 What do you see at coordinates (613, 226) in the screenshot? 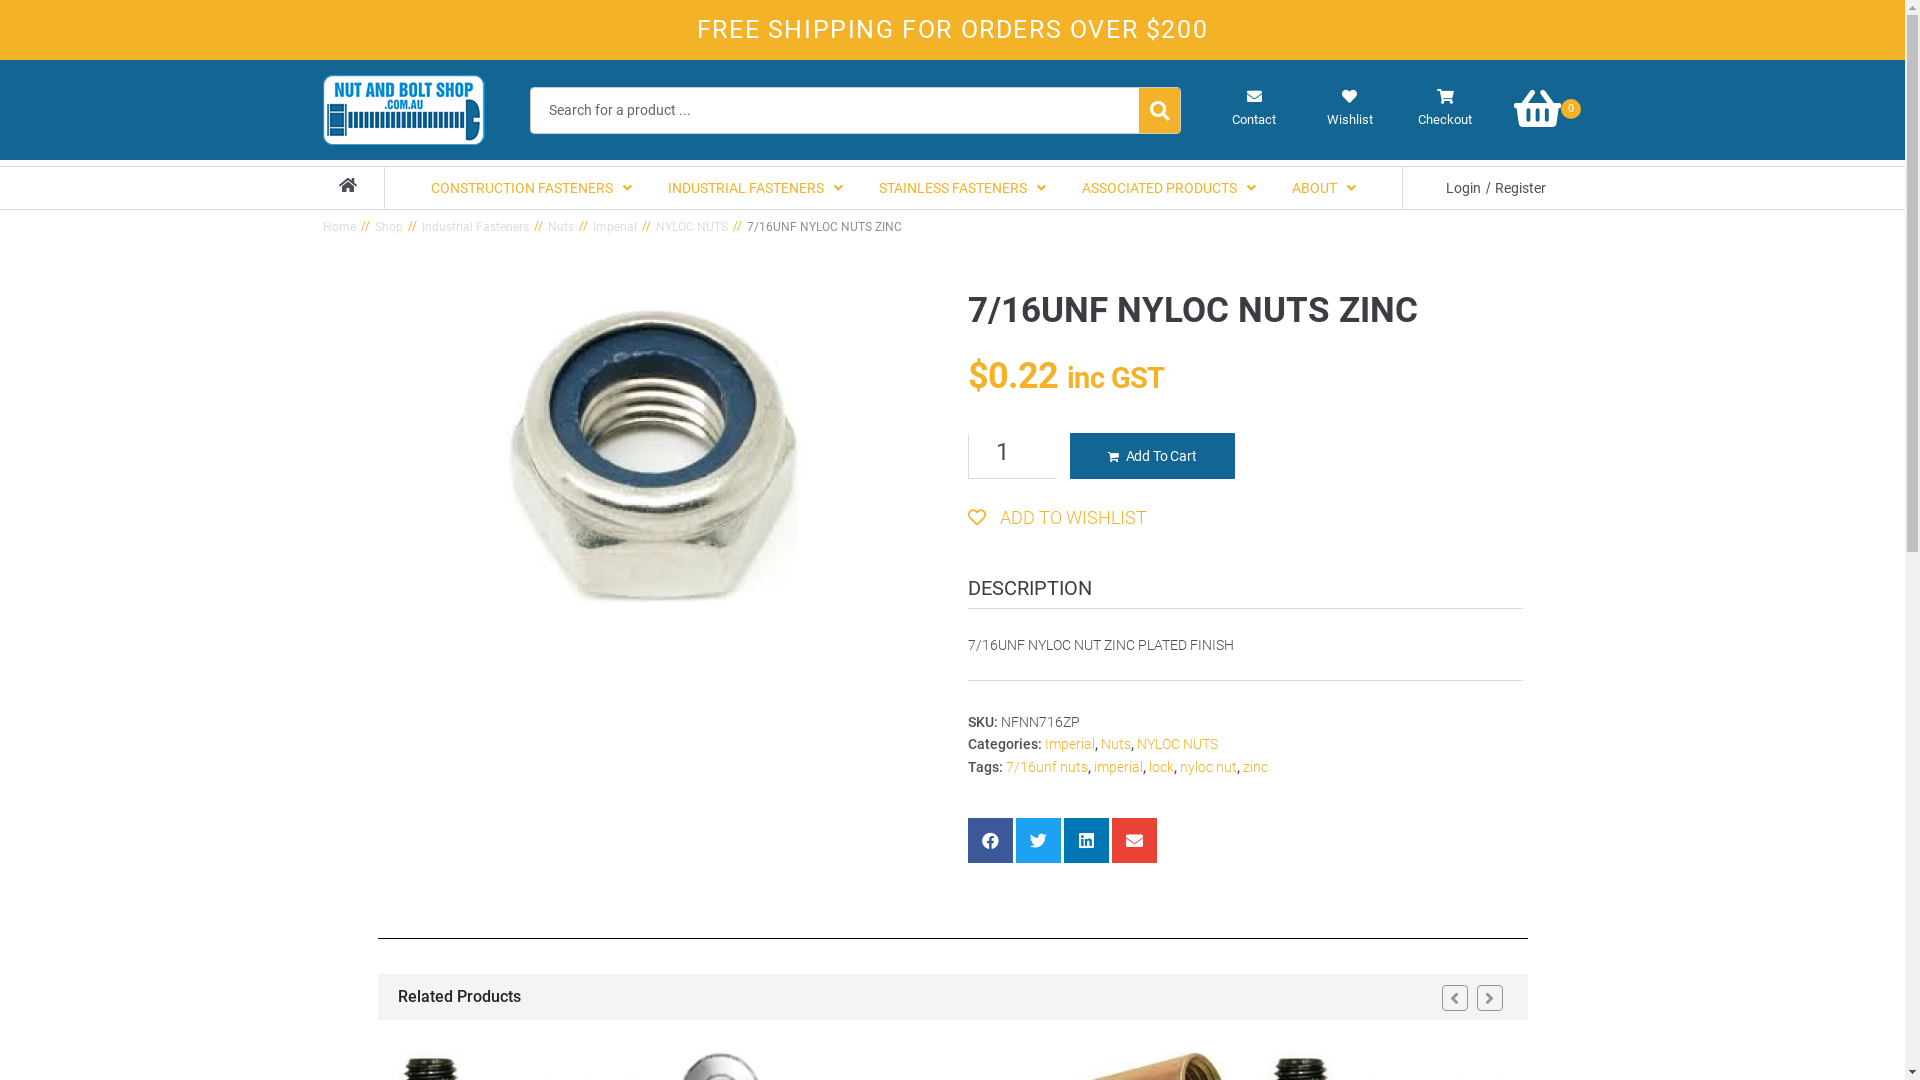
I see `'Imperial'` at bounding box center [613, 226].